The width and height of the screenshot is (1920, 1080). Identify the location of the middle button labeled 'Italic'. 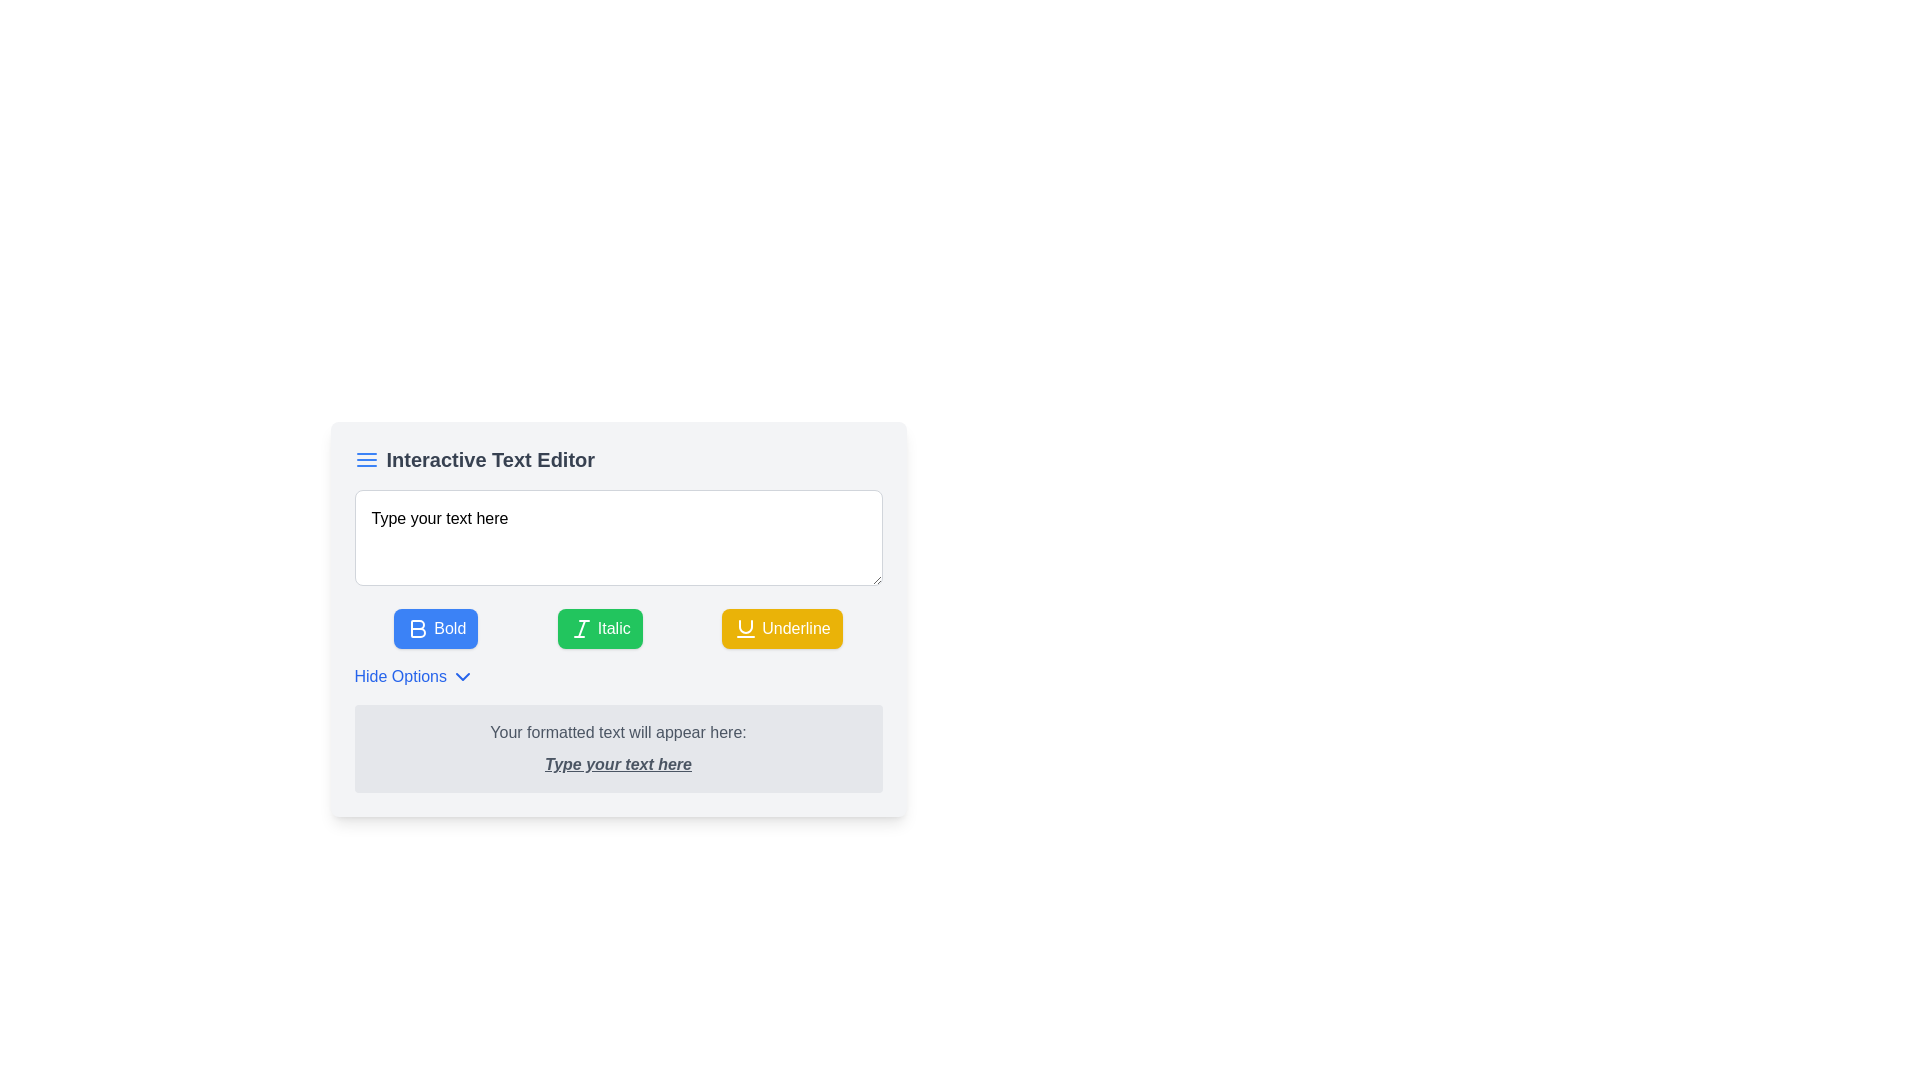
(580, 627).